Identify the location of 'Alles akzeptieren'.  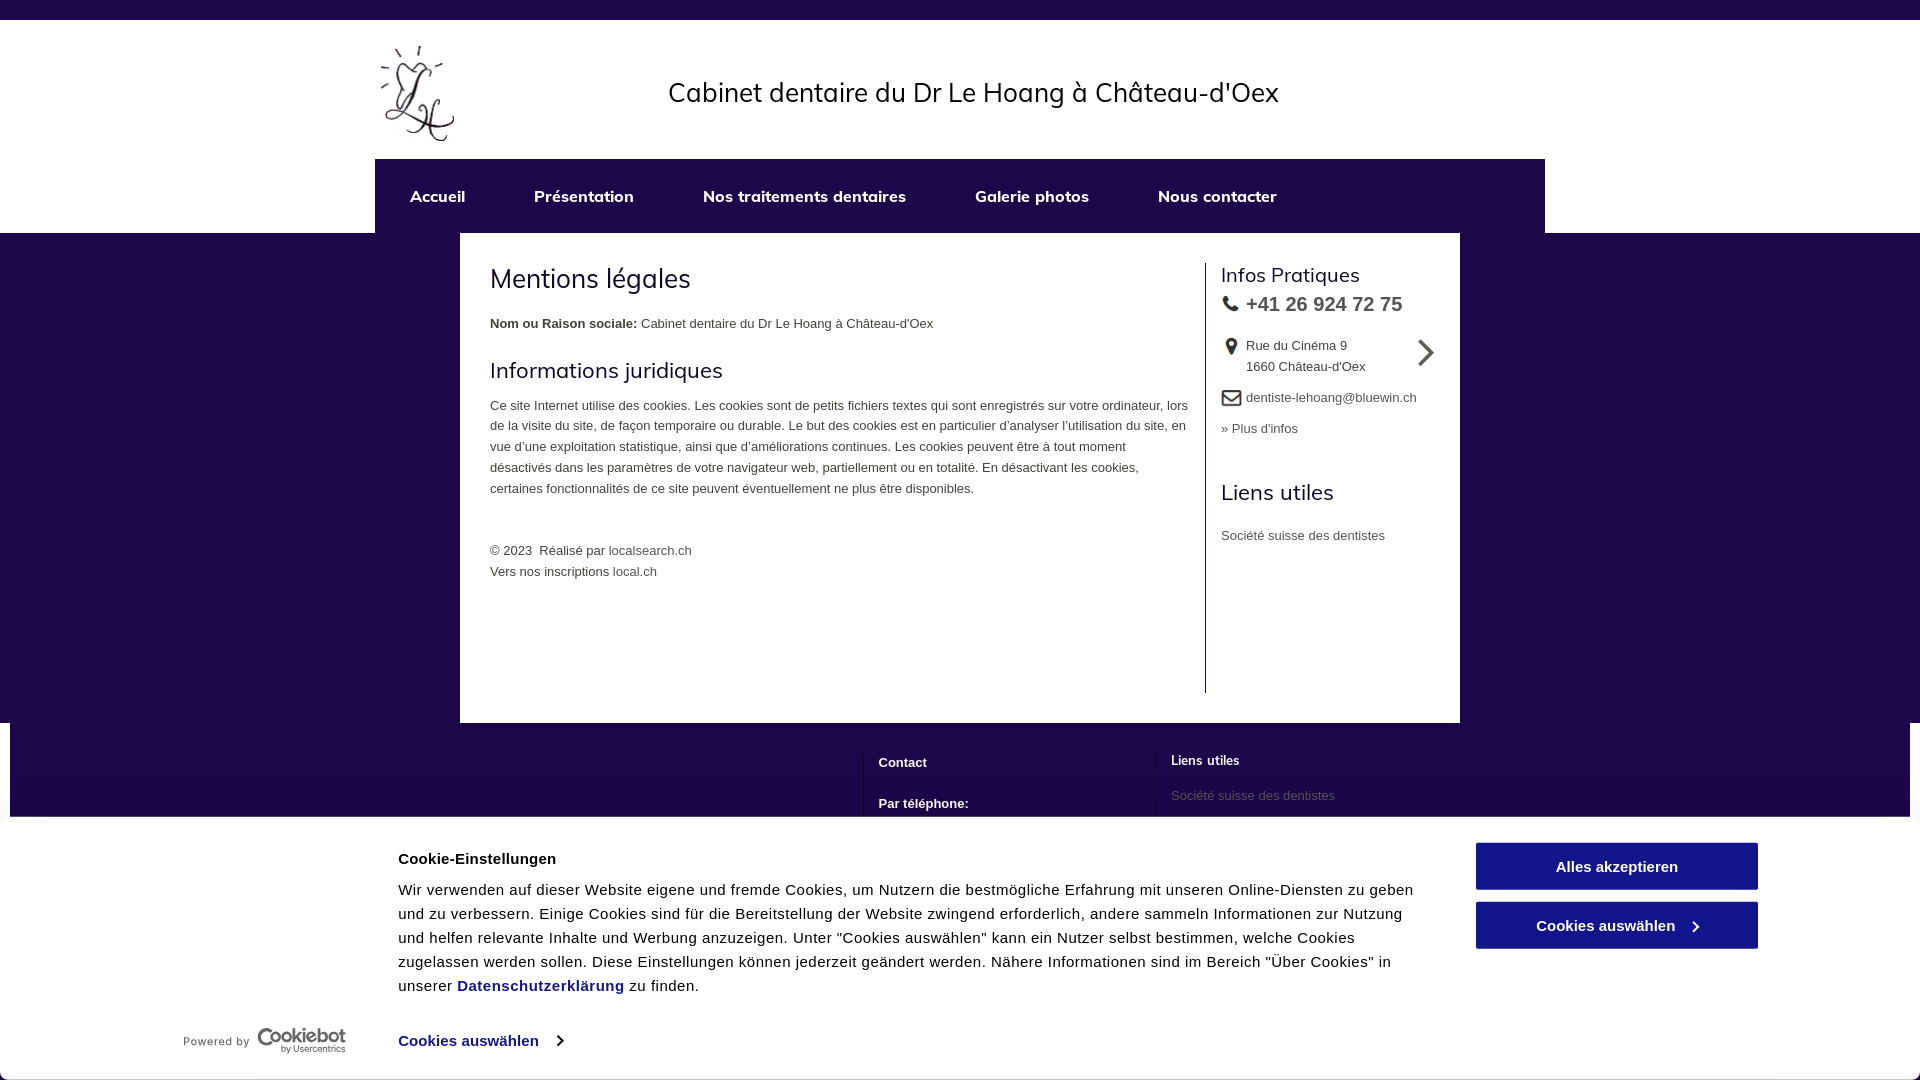
(1617, 865).